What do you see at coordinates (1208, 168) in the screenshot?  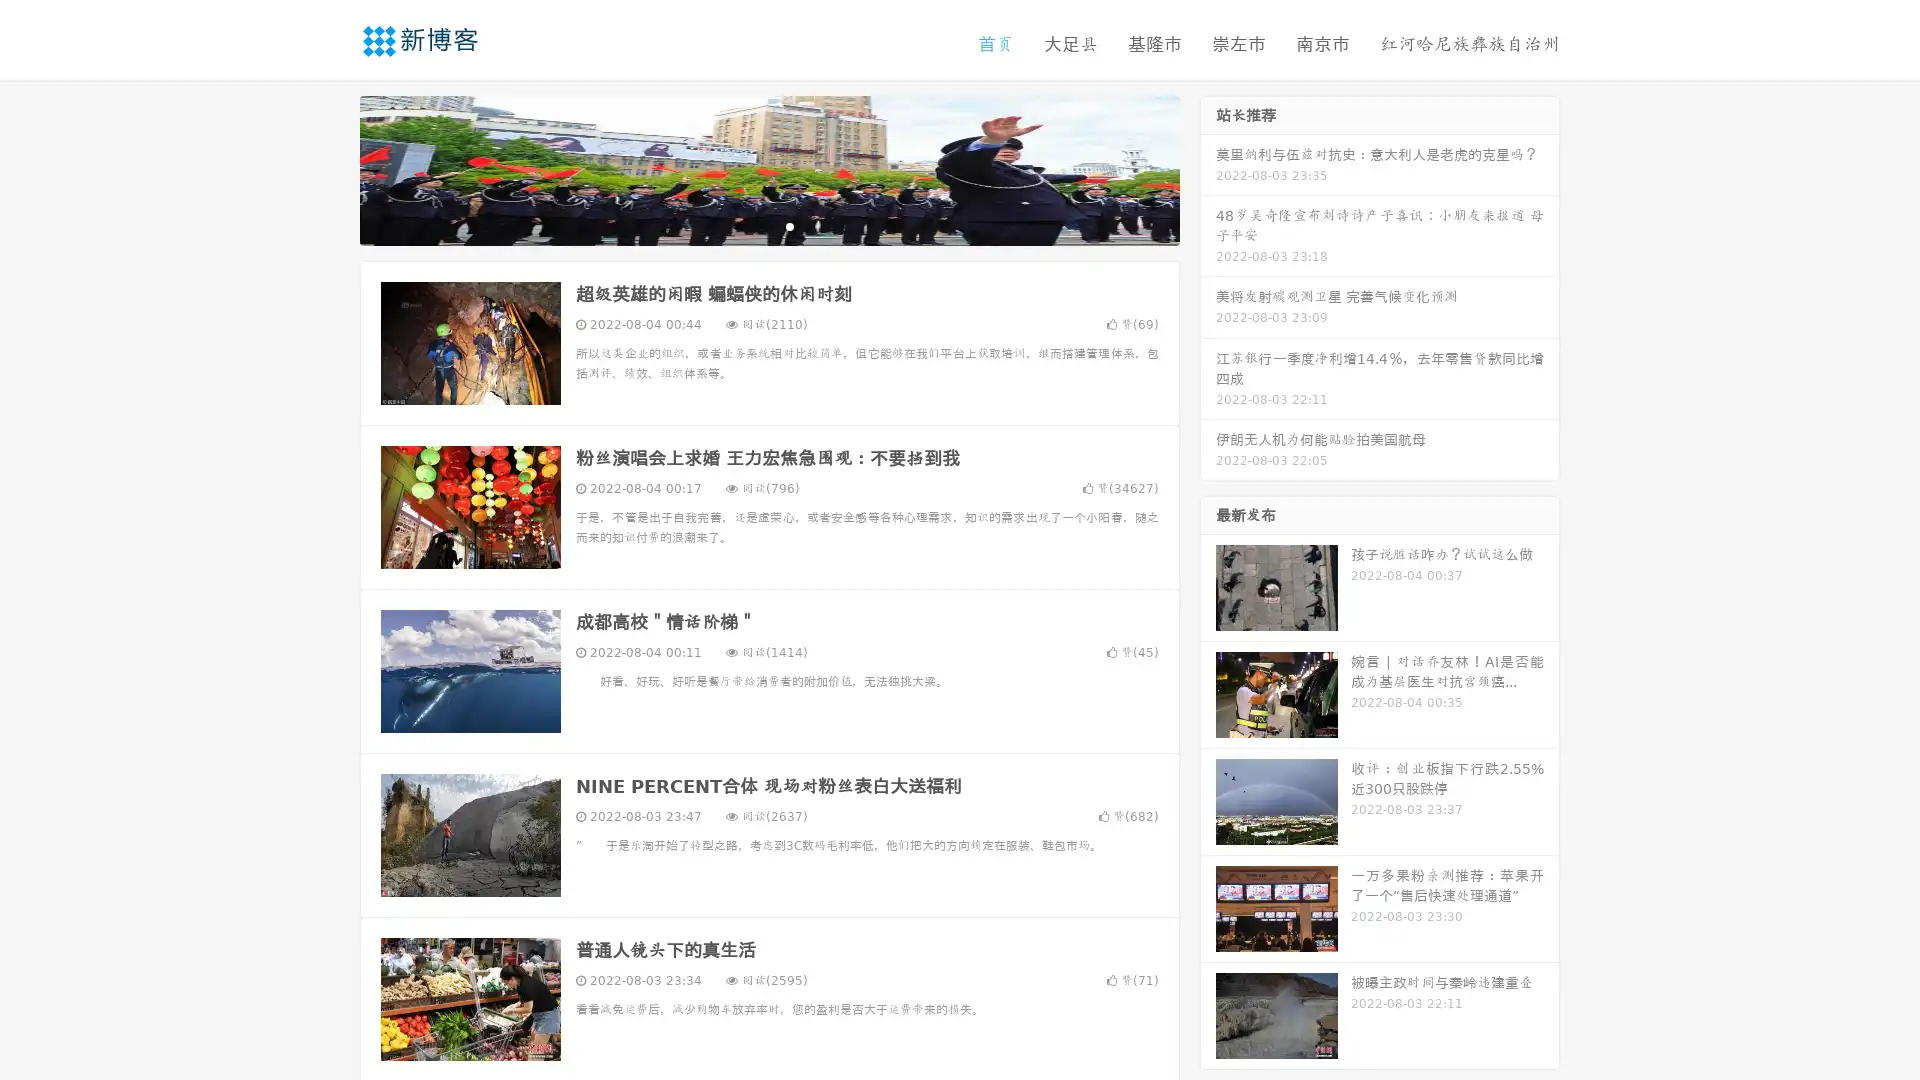 I see `Next slide` at bounding box center [1208, 168].